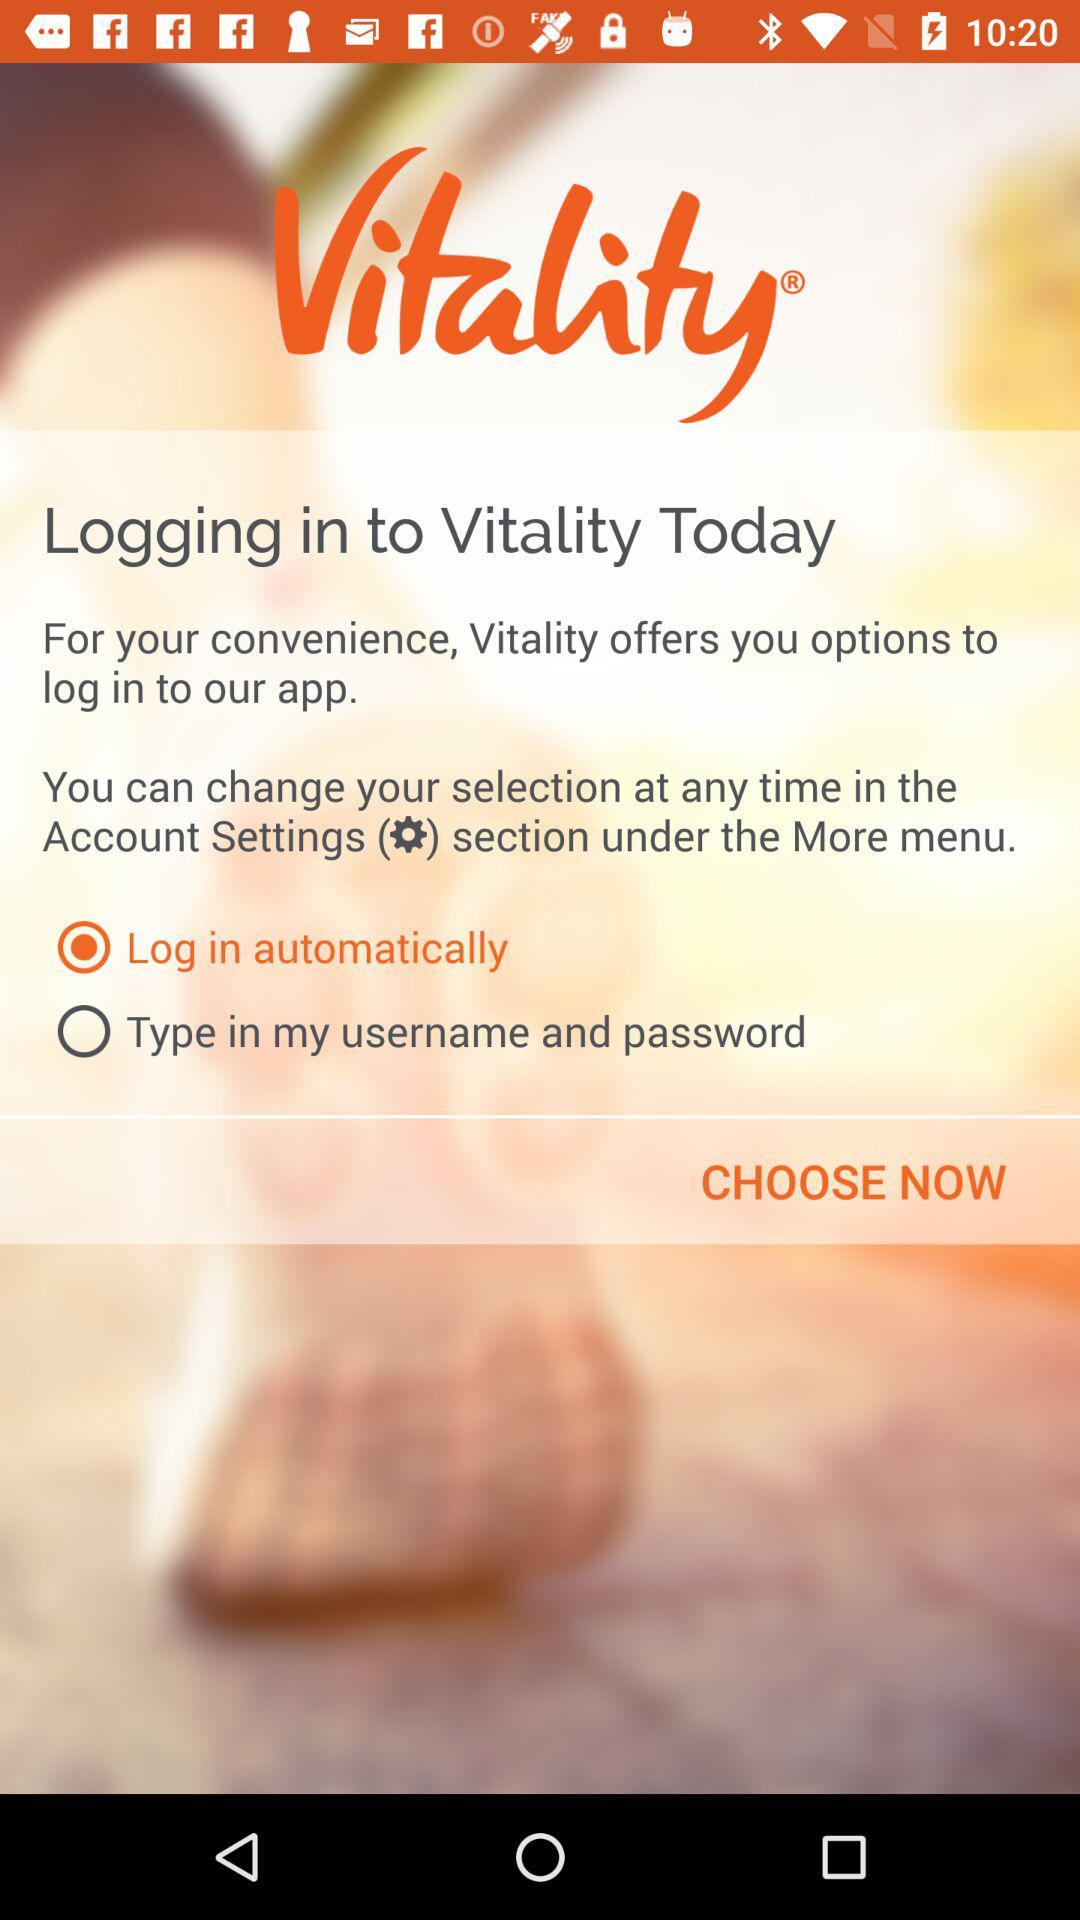 This screenshot has height=1920, width=1080. Describe the element at coordinates (853, 1181) in the screenshot. I see `the item on the right` at that location.